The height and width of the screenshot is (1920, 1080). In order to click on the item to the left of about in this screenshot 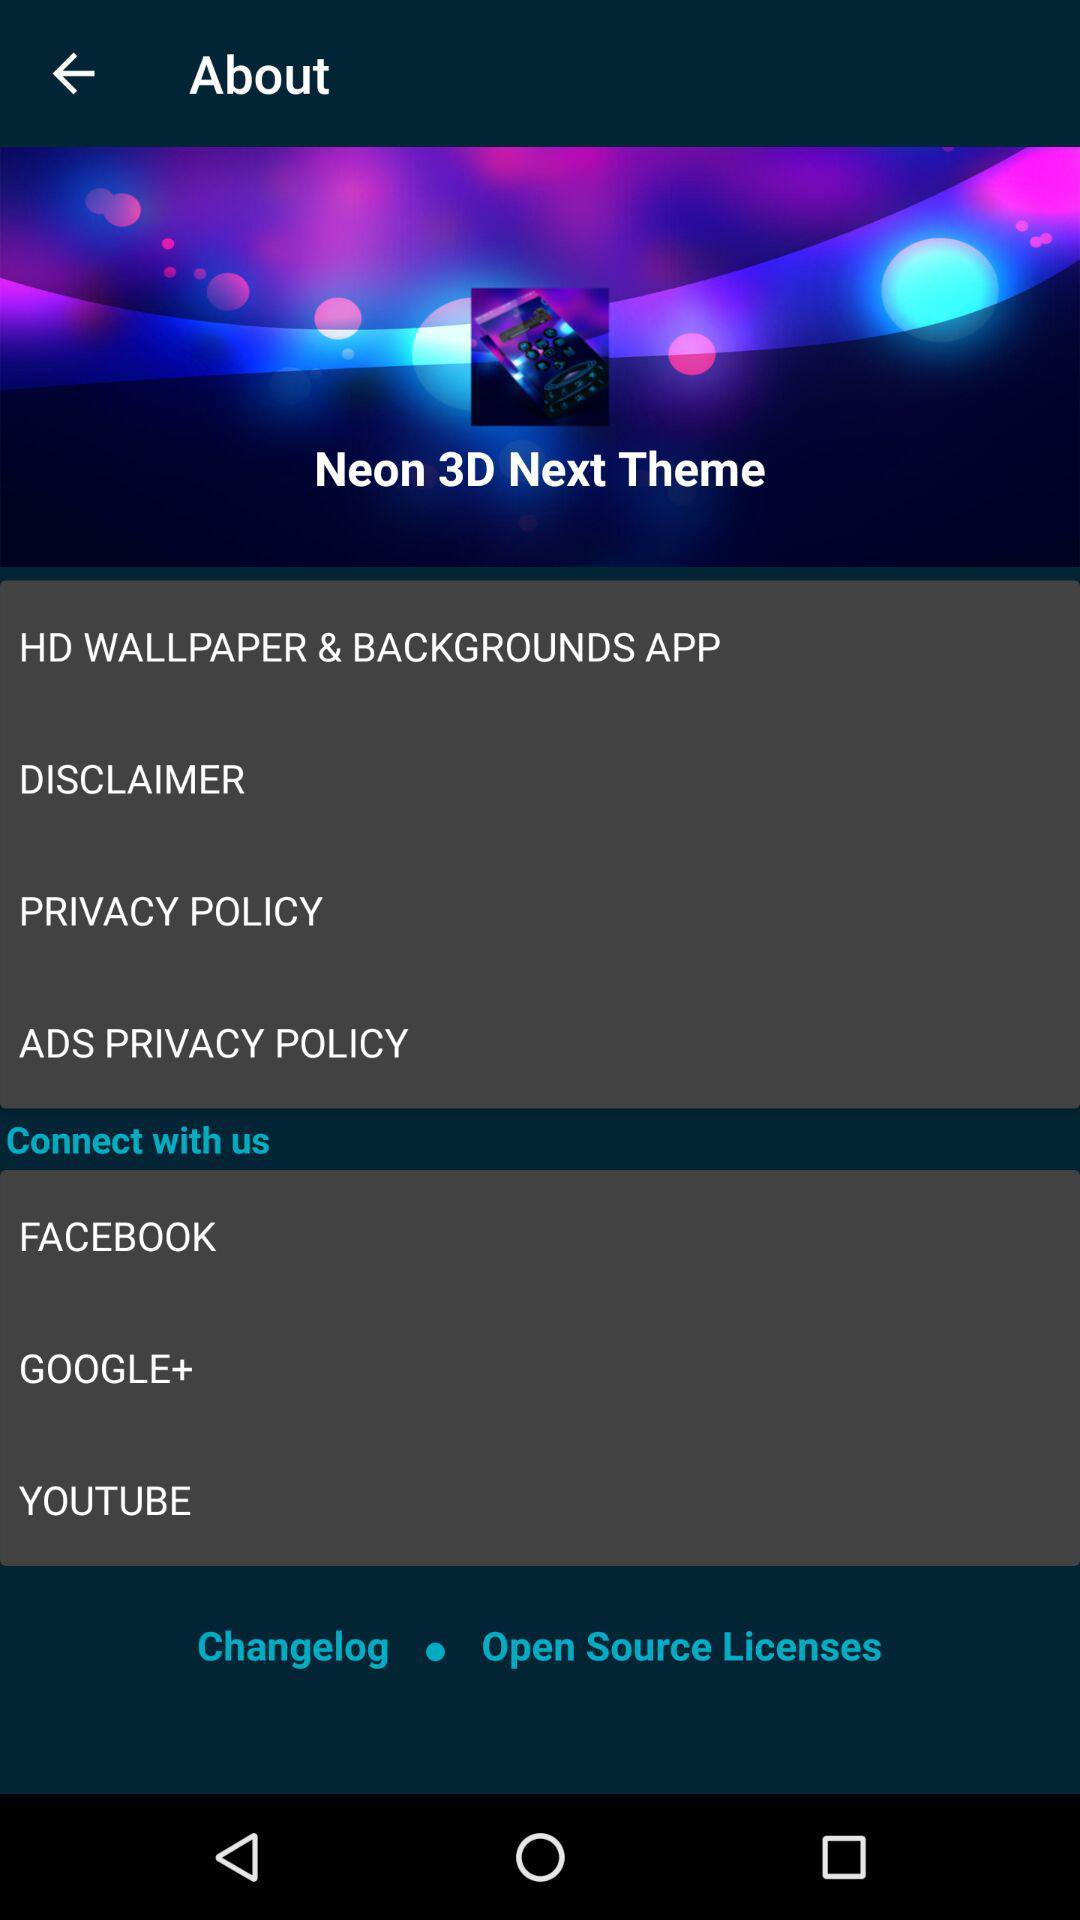, I will do `click(72, 73)`.